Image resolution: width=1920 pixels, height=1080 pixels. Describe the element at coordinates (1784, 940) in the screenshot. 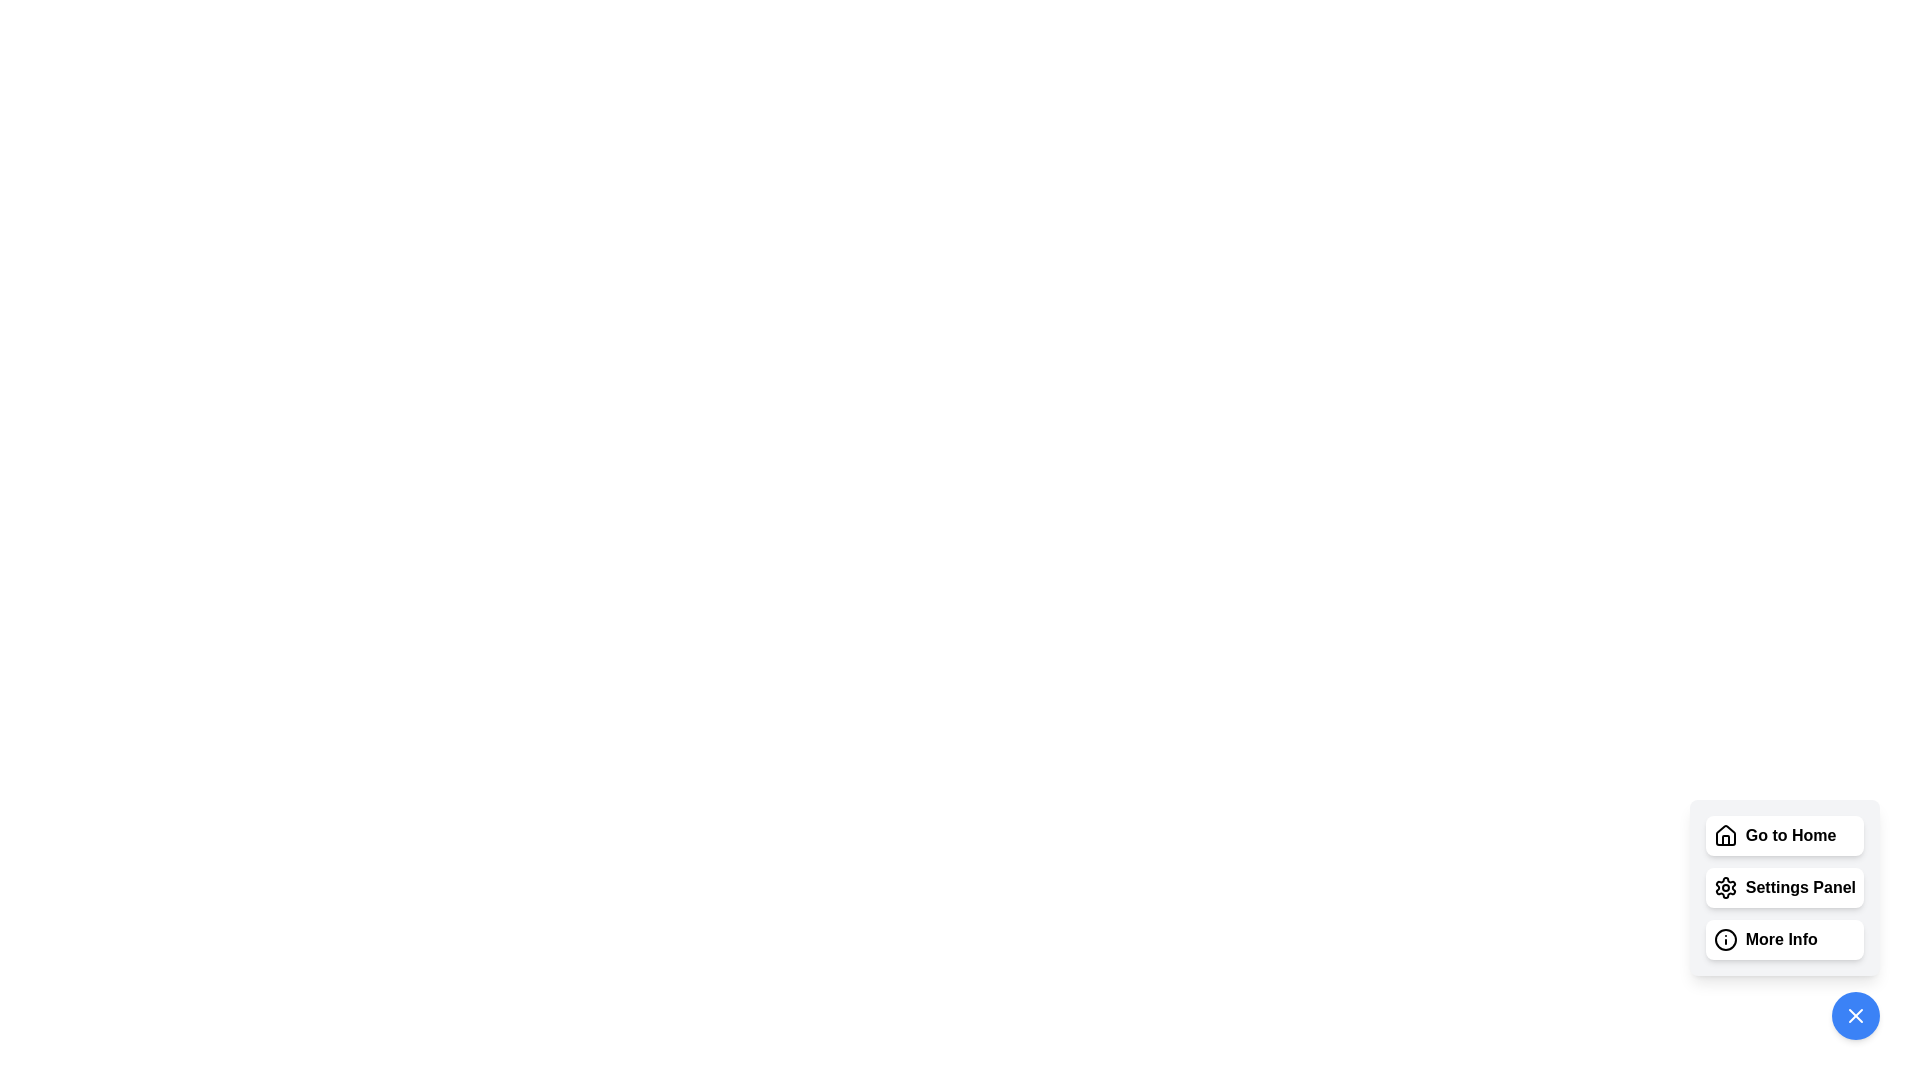

I see `the 'More Info' button, which is a rectangular button with an information icon on the left and white background, located below the 'Settings Panel' button` at that location.